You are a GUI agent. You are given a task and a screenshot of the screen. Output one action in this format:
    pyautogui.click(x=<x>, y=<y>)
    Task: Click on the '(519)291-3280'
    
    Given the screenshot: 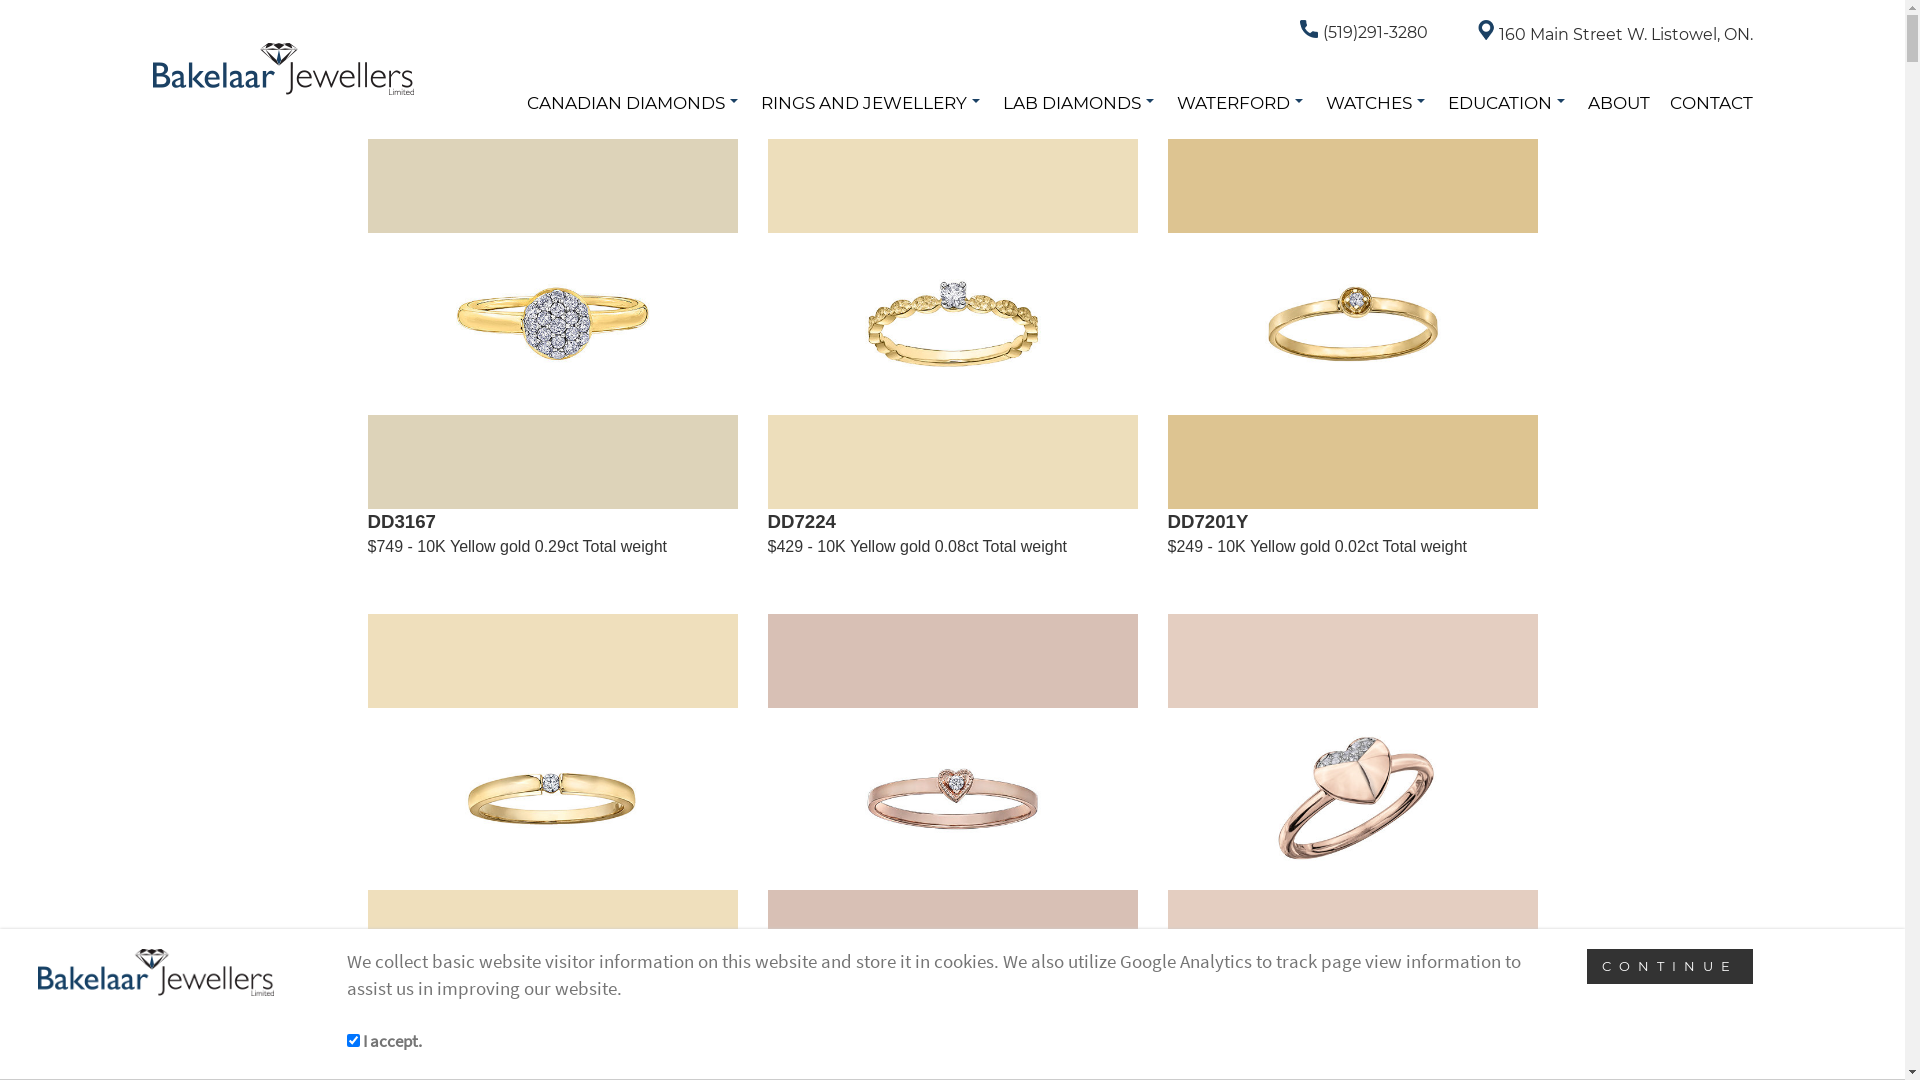 What is the action you would take?
    pyautogui.click(x=1362, y=32)
    